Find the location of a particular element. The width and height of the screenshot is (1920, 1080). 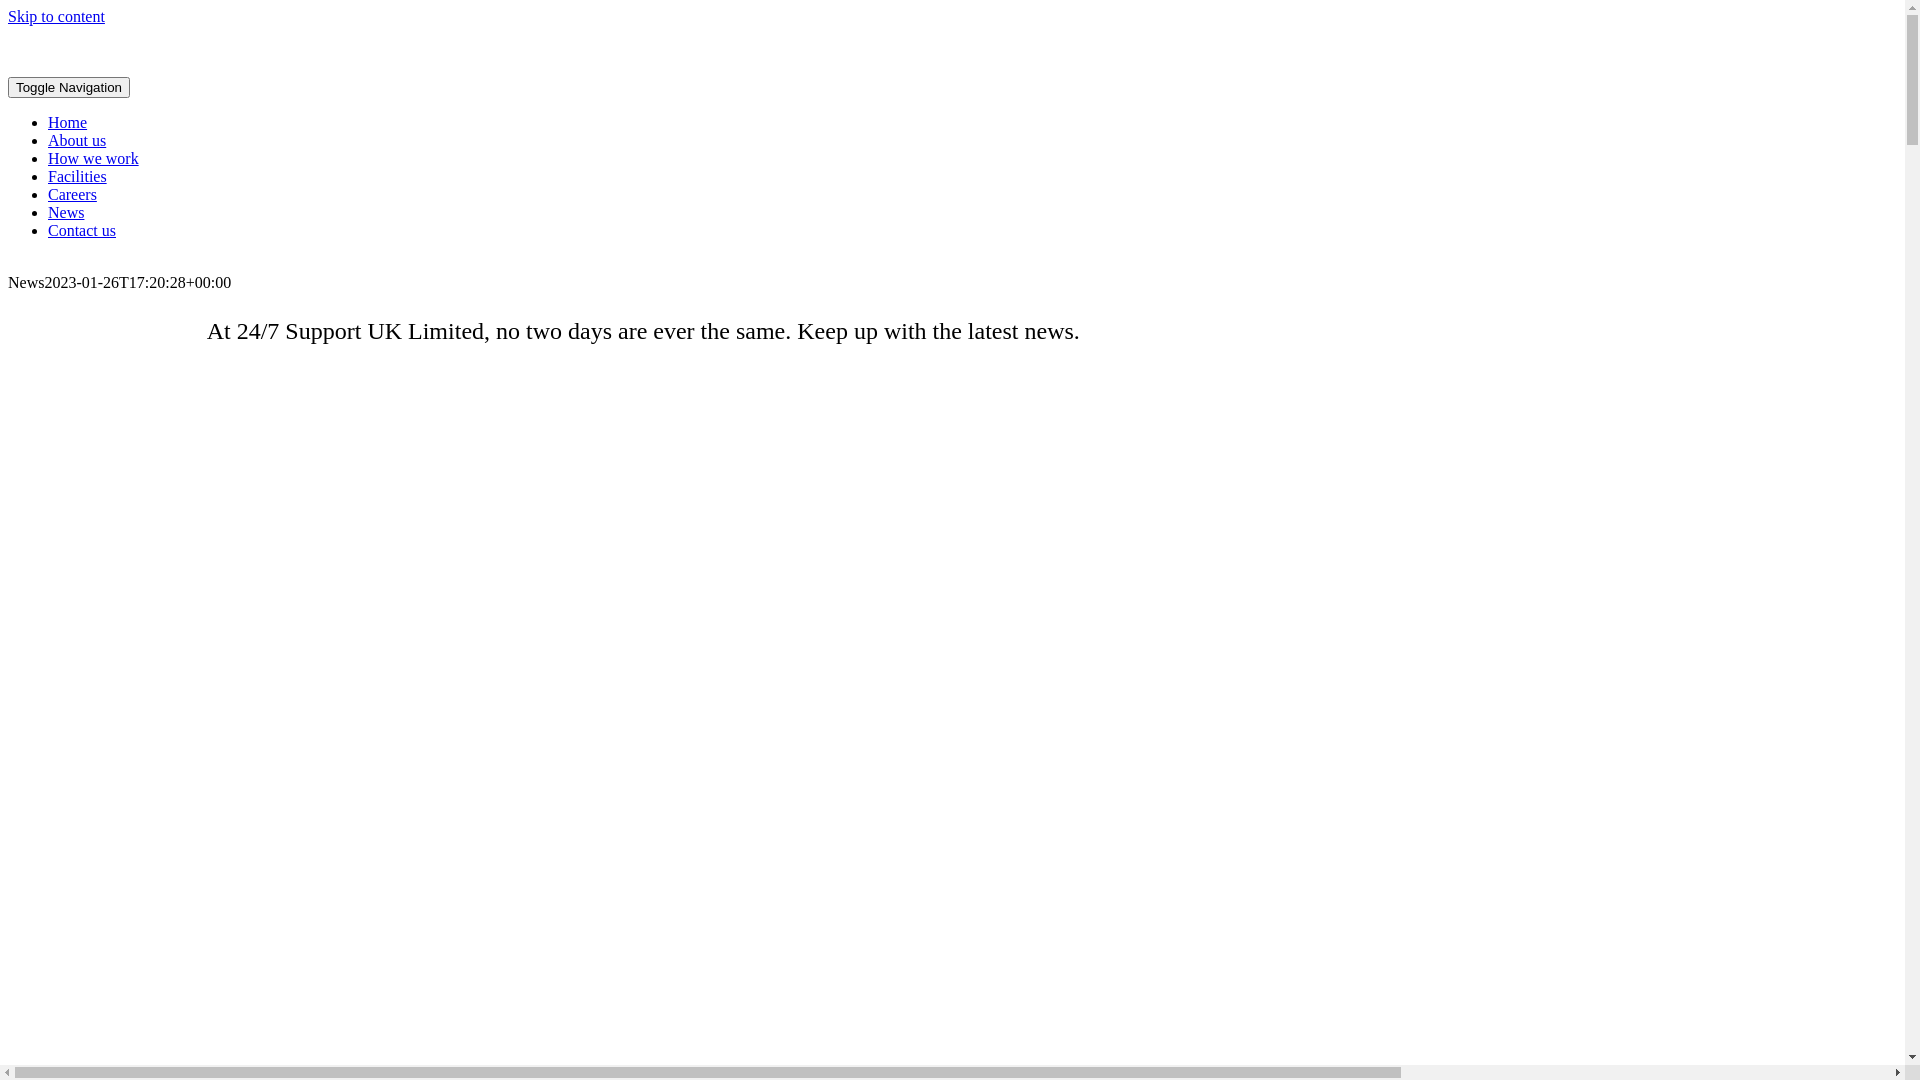

'About us' is located at coordinates (76, 139).